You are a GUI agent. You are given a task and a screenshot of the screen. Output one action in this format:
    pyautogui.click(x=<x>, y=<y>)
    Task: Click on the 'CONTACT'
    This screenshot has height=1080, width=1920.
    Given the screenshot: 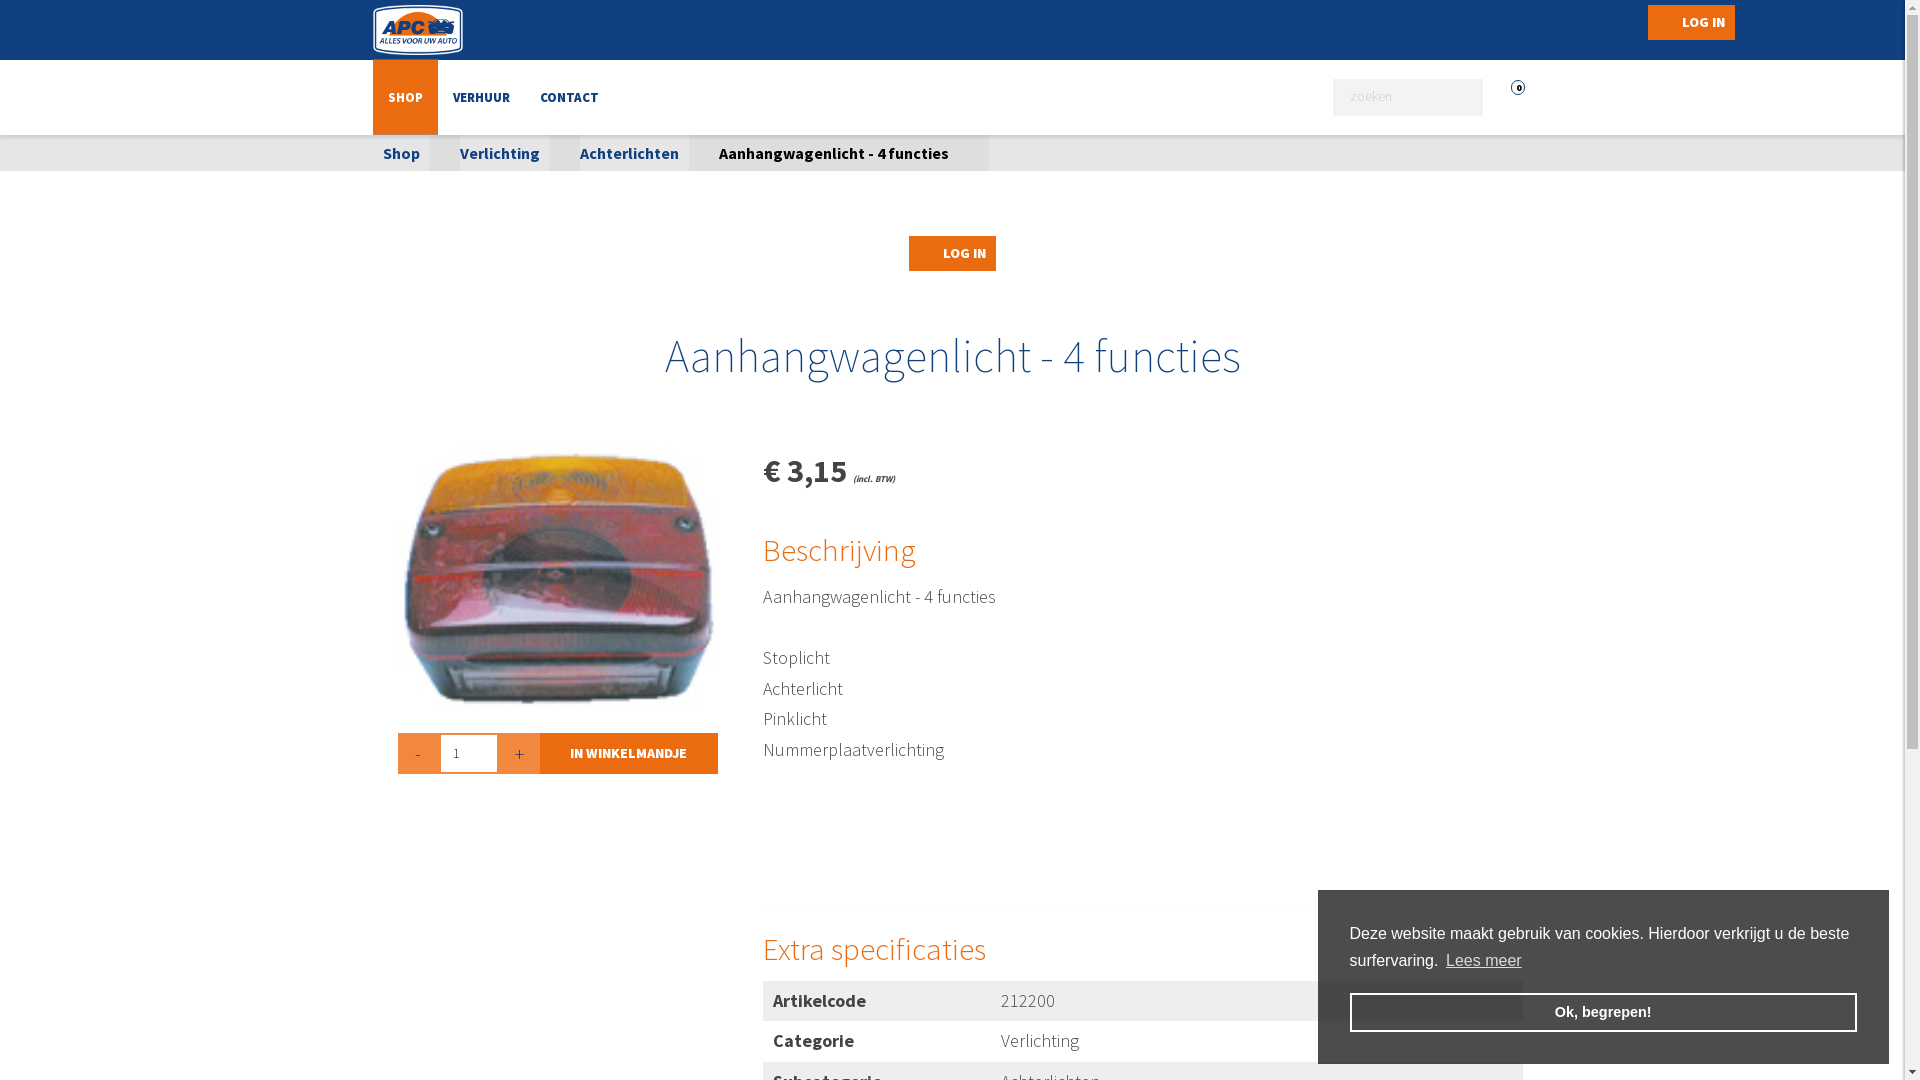 What is the action you would take?
    pyautogui.click(x=567, y=97)
    